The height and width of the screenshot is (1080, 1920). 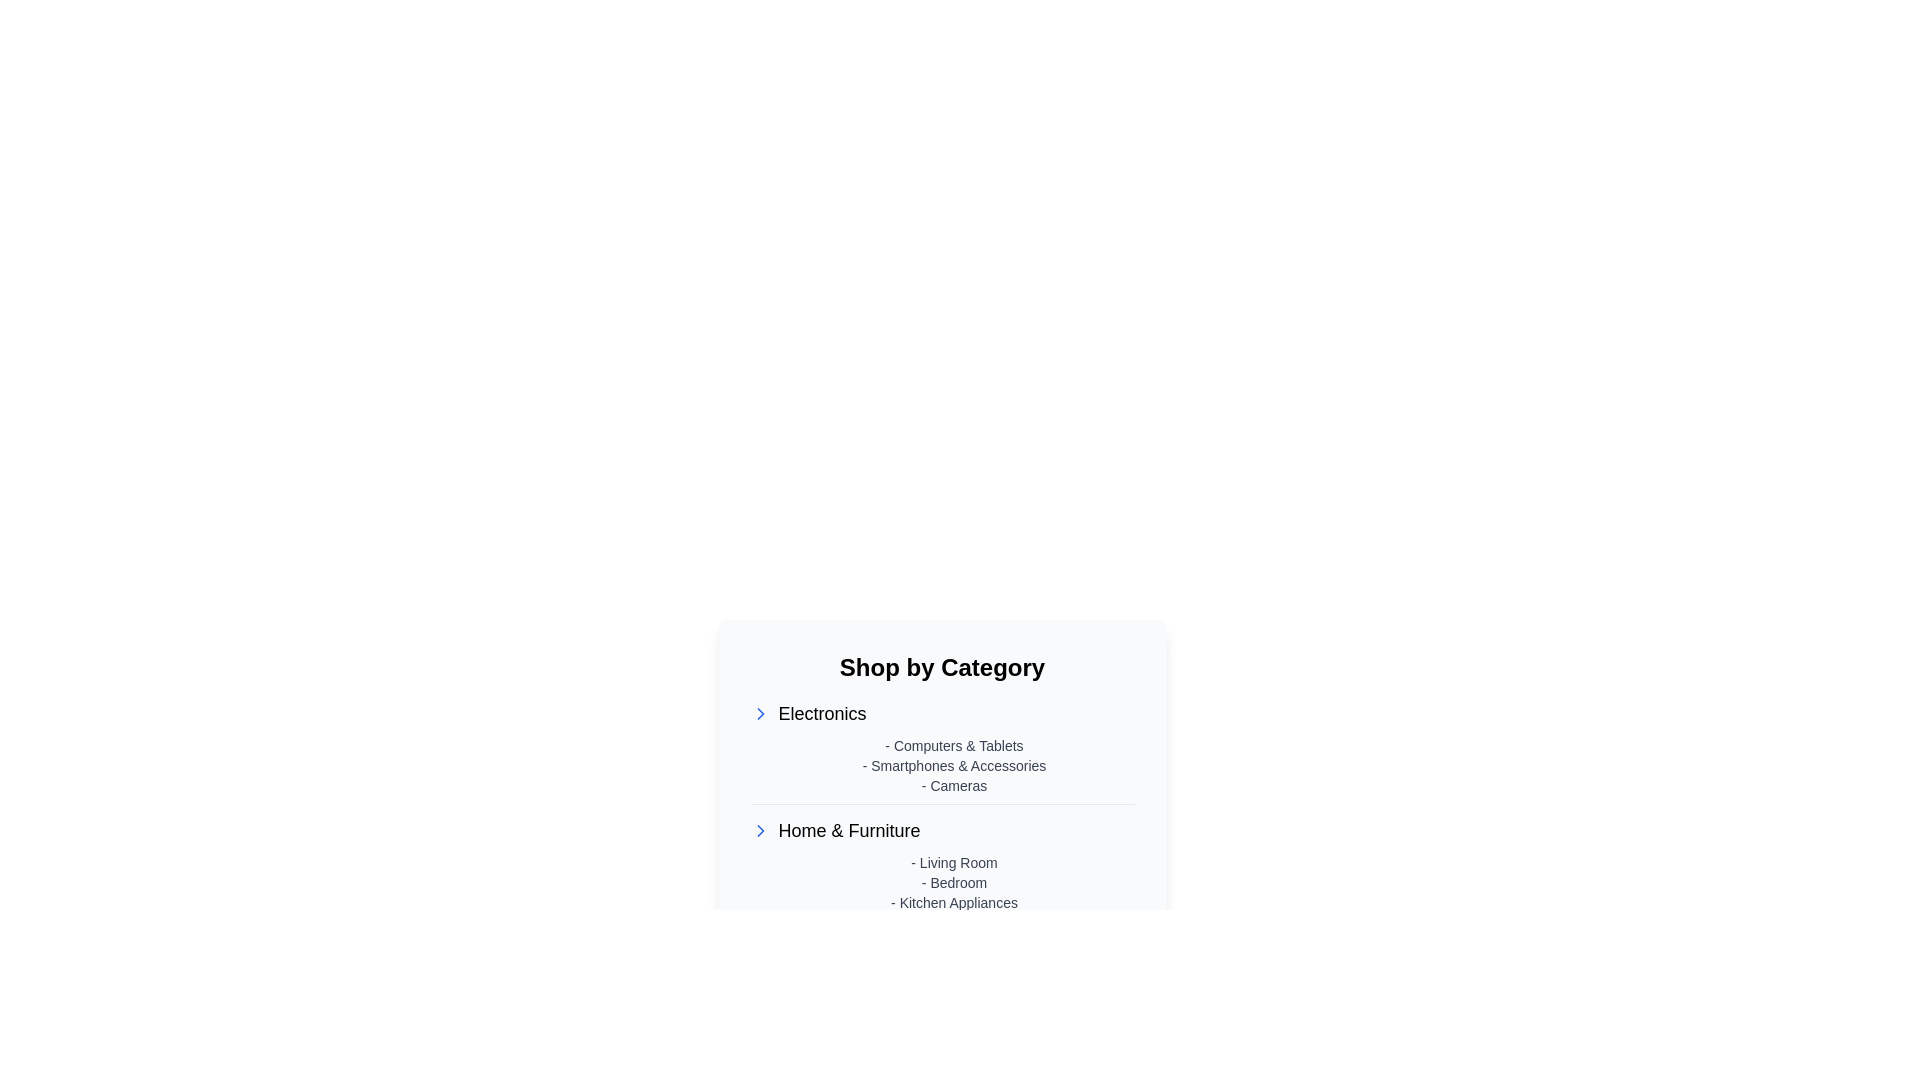 I want to click on header text 'Shop by Category' which is prominently displayed at the top of the category listings section, so click(x=941, y=667).